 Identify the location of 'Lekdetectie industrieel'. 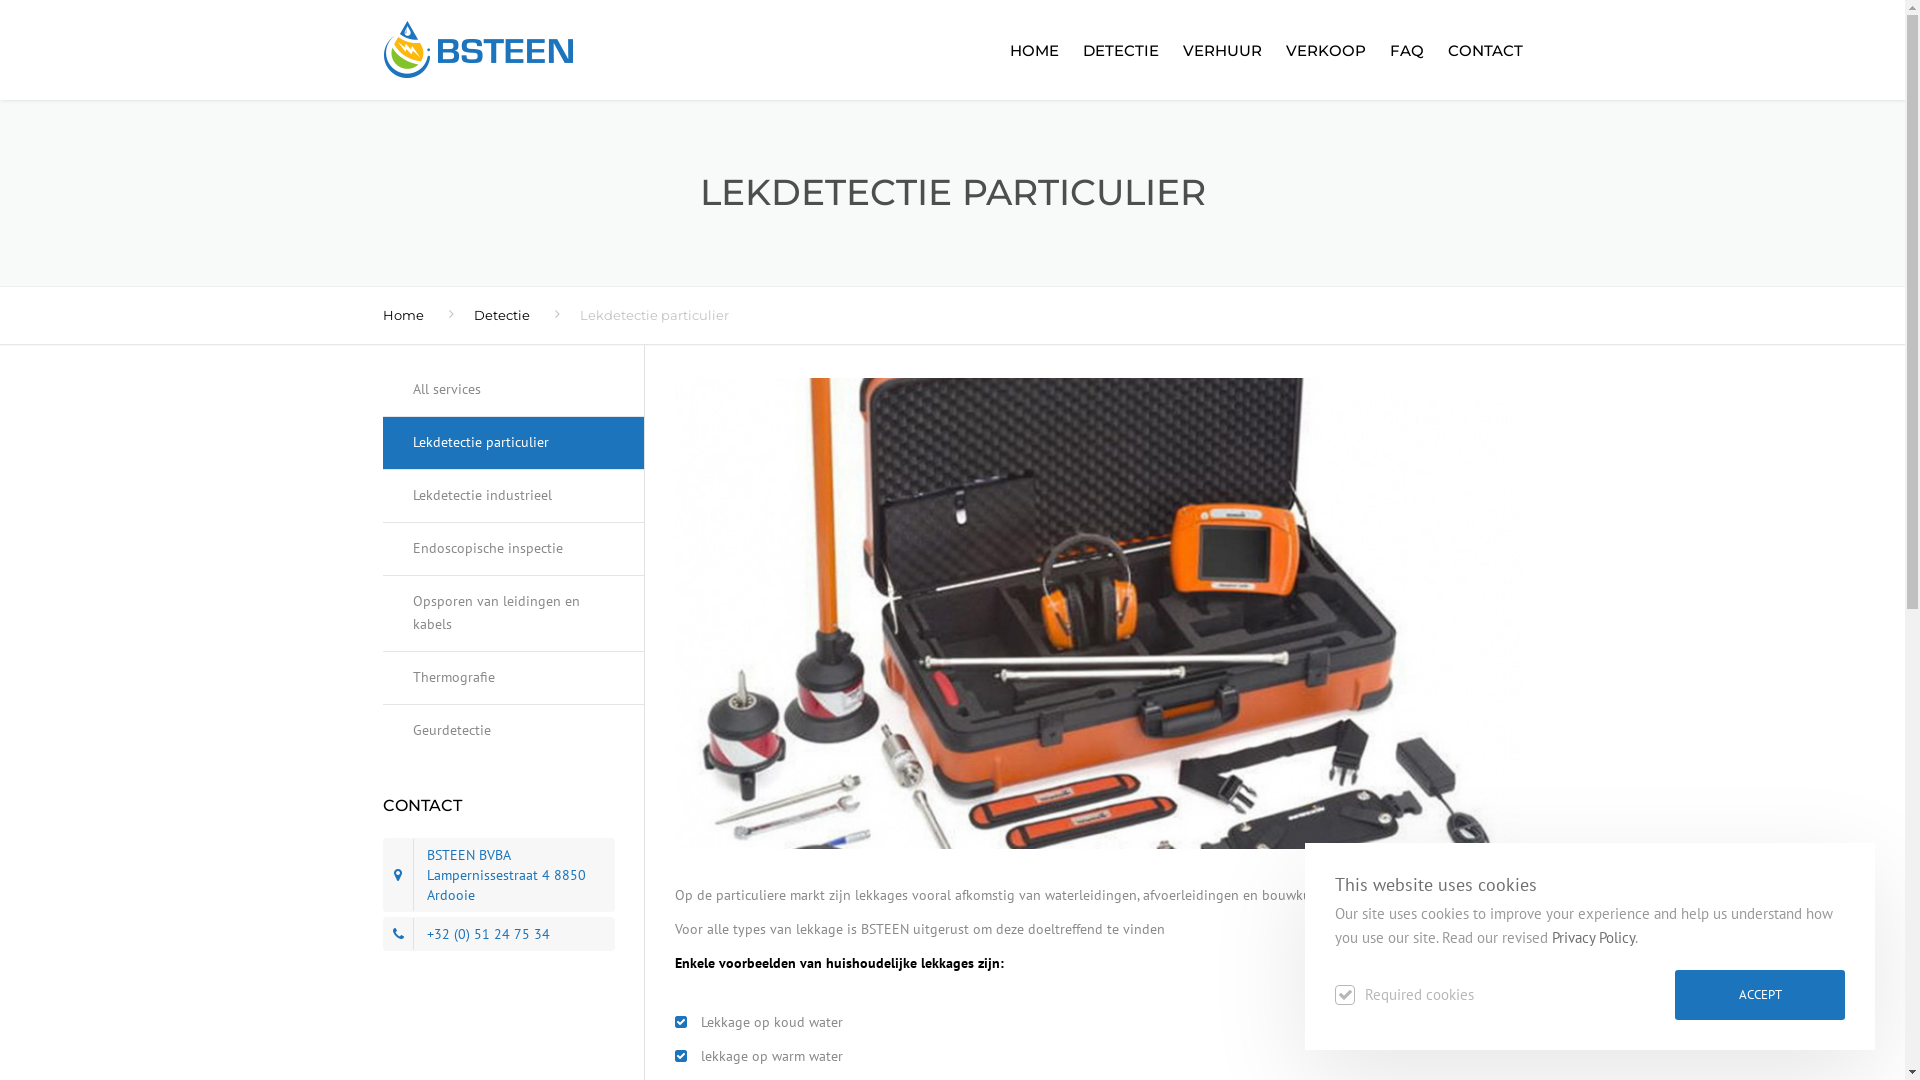
(513, 495).